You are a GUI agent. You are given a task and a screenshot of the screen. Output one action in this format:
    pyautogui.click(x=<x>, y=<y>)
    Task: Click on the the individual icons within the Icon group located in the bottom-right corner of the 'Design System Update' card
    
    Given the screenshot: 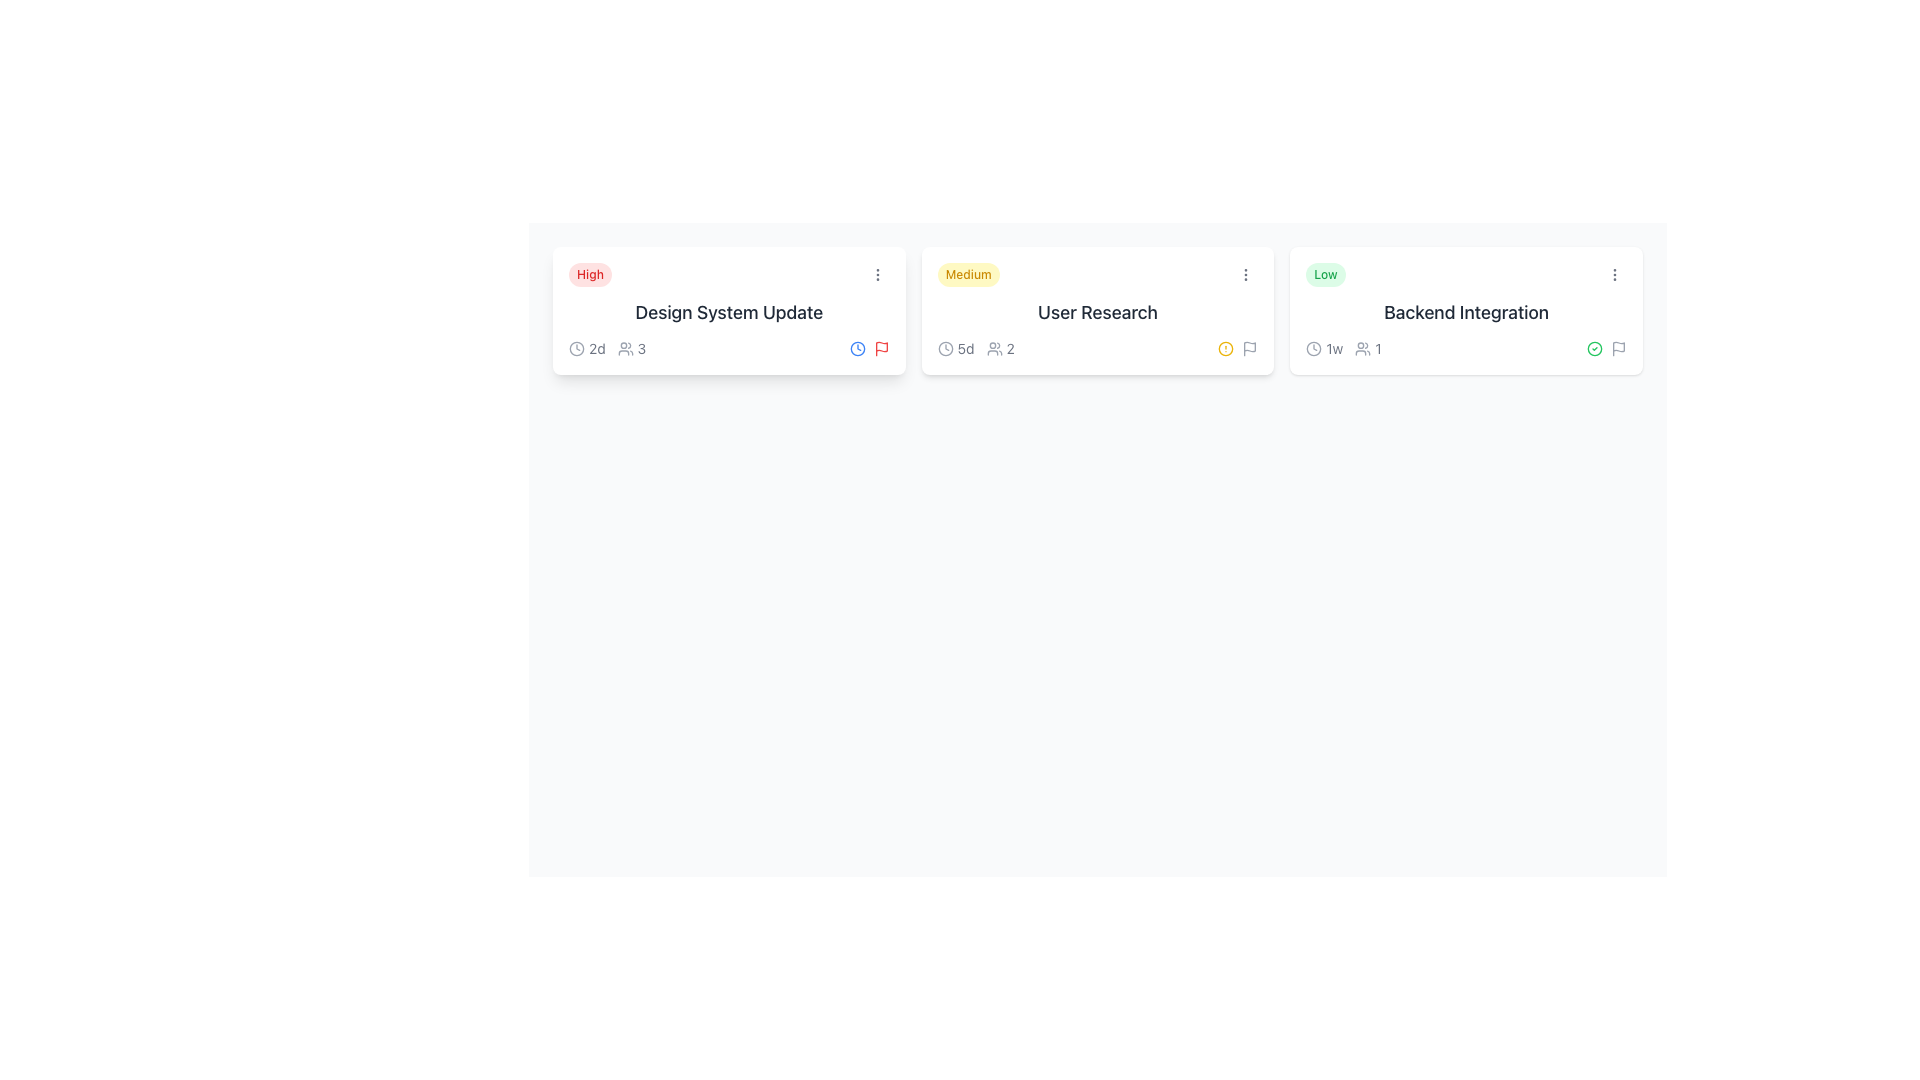 What is the action you would take?
    pyautogui.click(x=869, y=347)
    